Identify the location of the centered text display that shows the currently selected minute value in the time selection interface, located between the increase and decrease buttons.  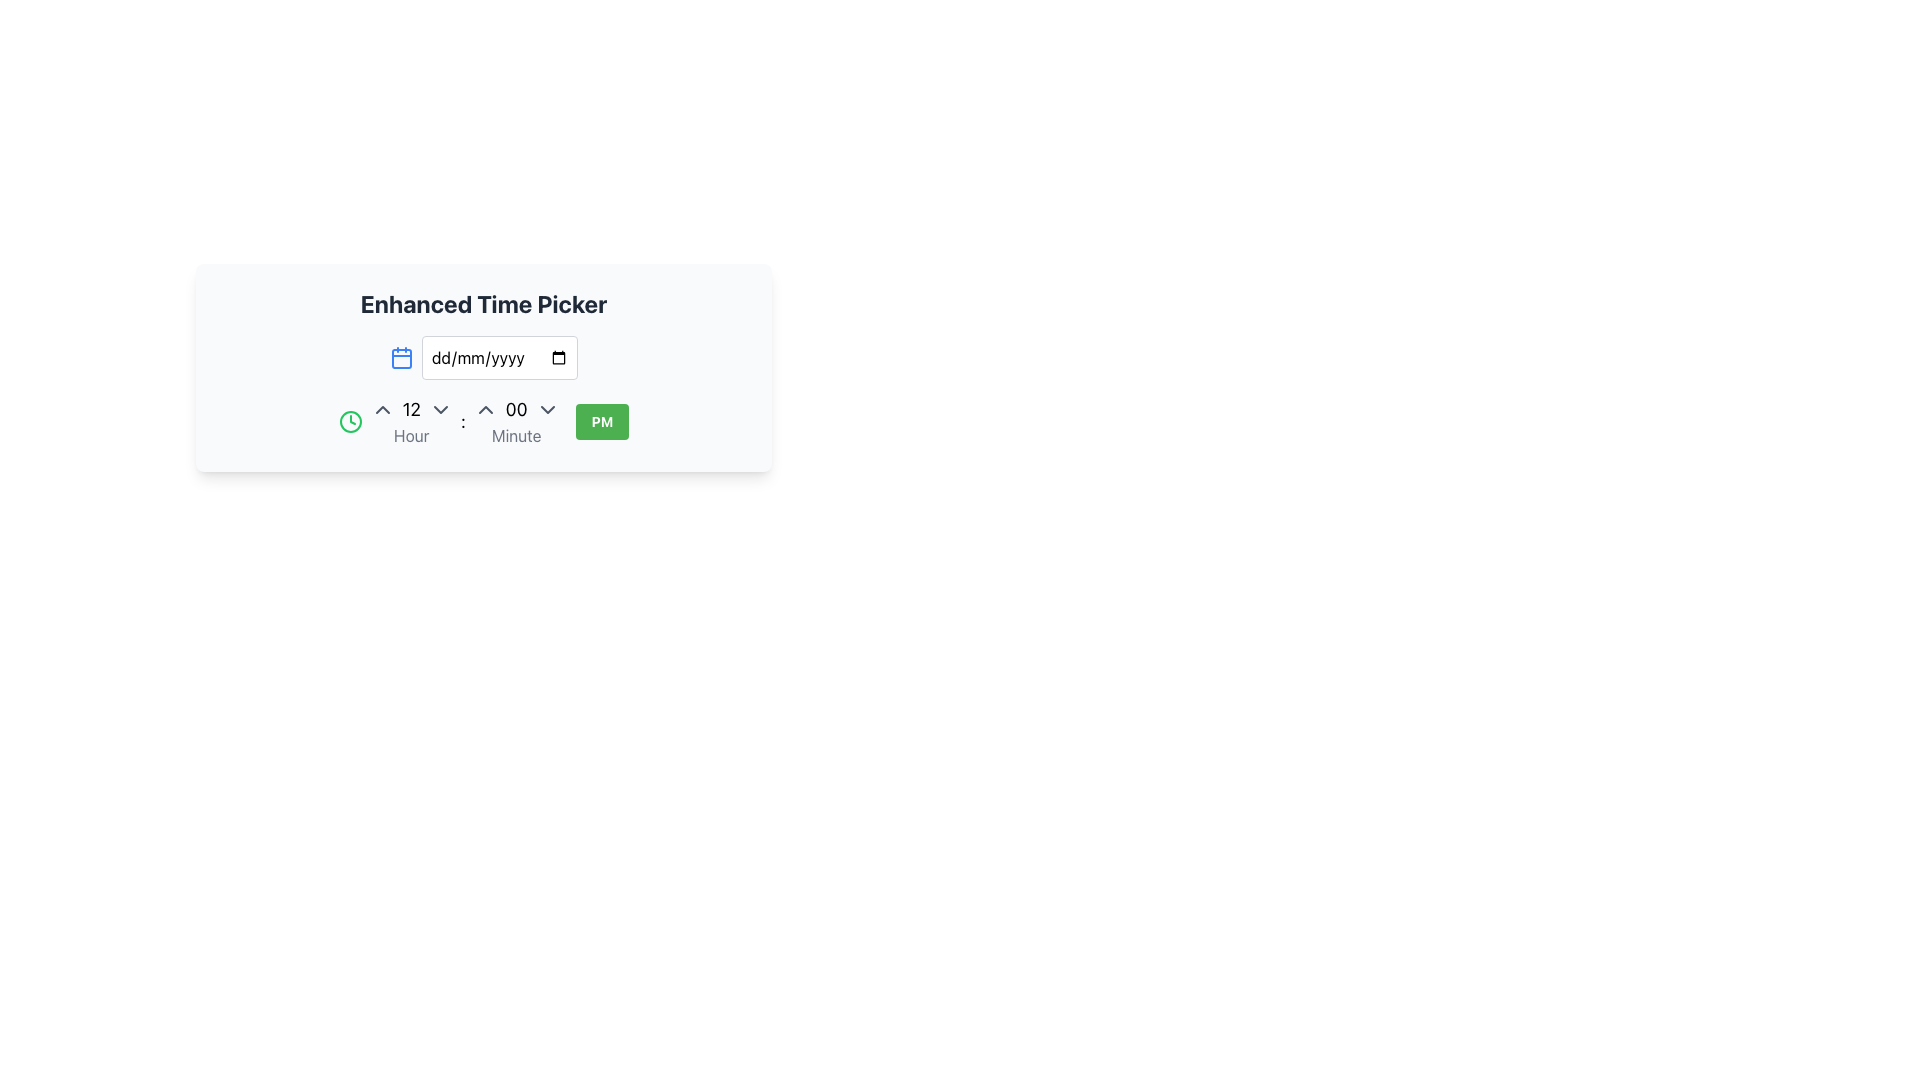
(516, 408).